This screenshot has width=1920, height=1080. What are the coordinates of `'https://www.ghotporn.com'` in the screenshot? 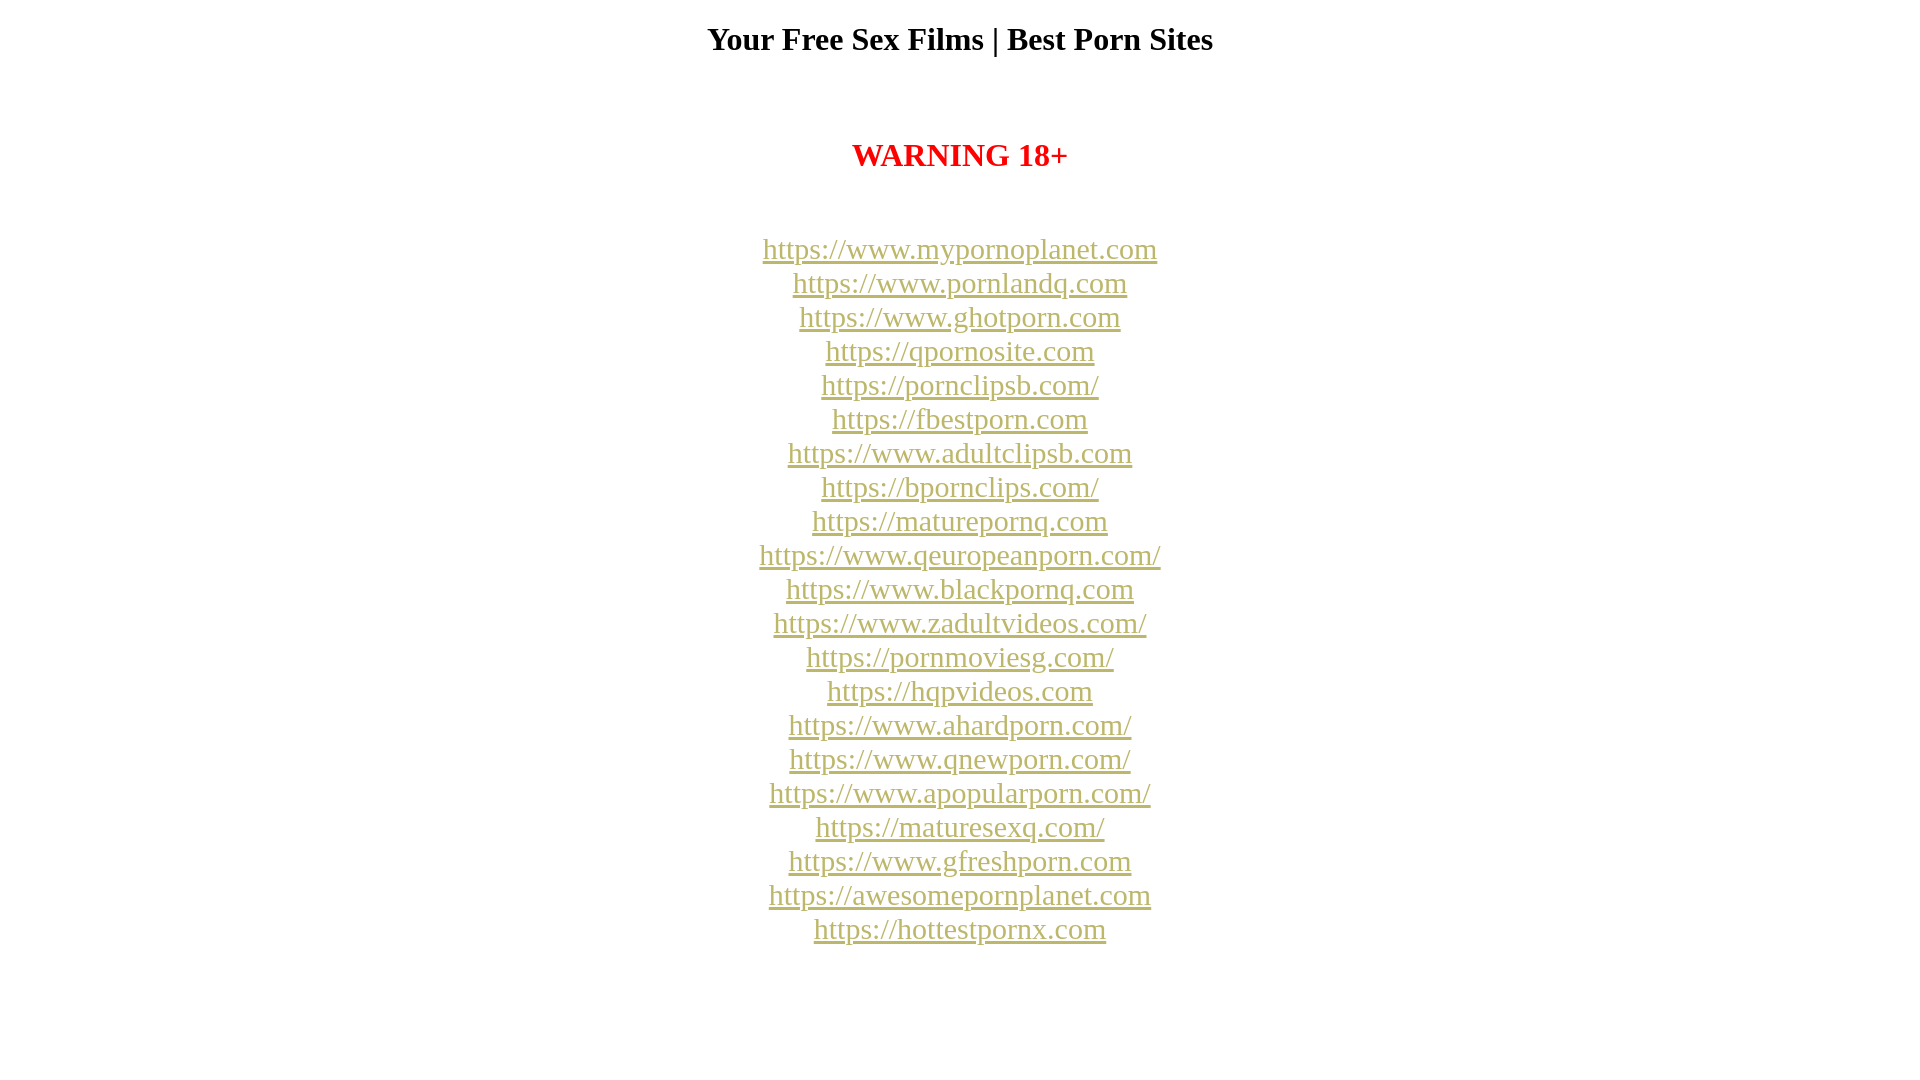 It's located at (958, 315).